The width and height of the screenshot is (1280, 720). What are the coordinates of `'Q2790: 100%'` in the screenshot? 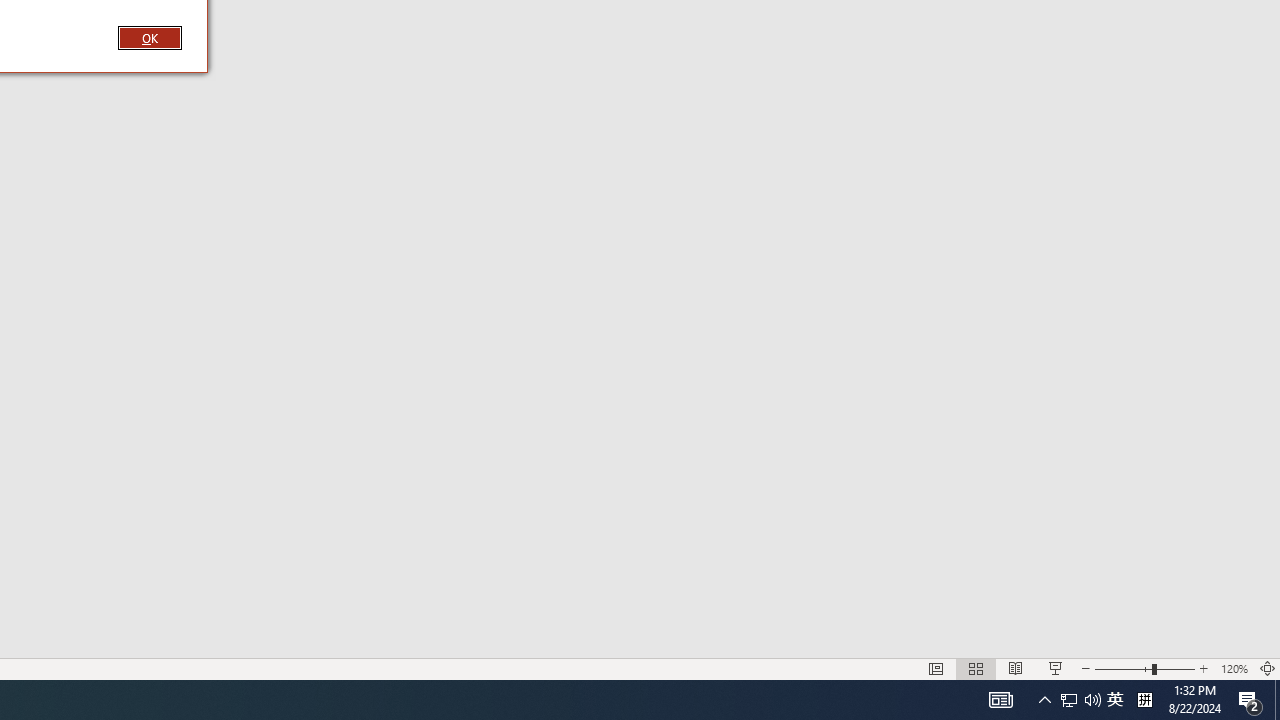 It's located at (1144, 698).